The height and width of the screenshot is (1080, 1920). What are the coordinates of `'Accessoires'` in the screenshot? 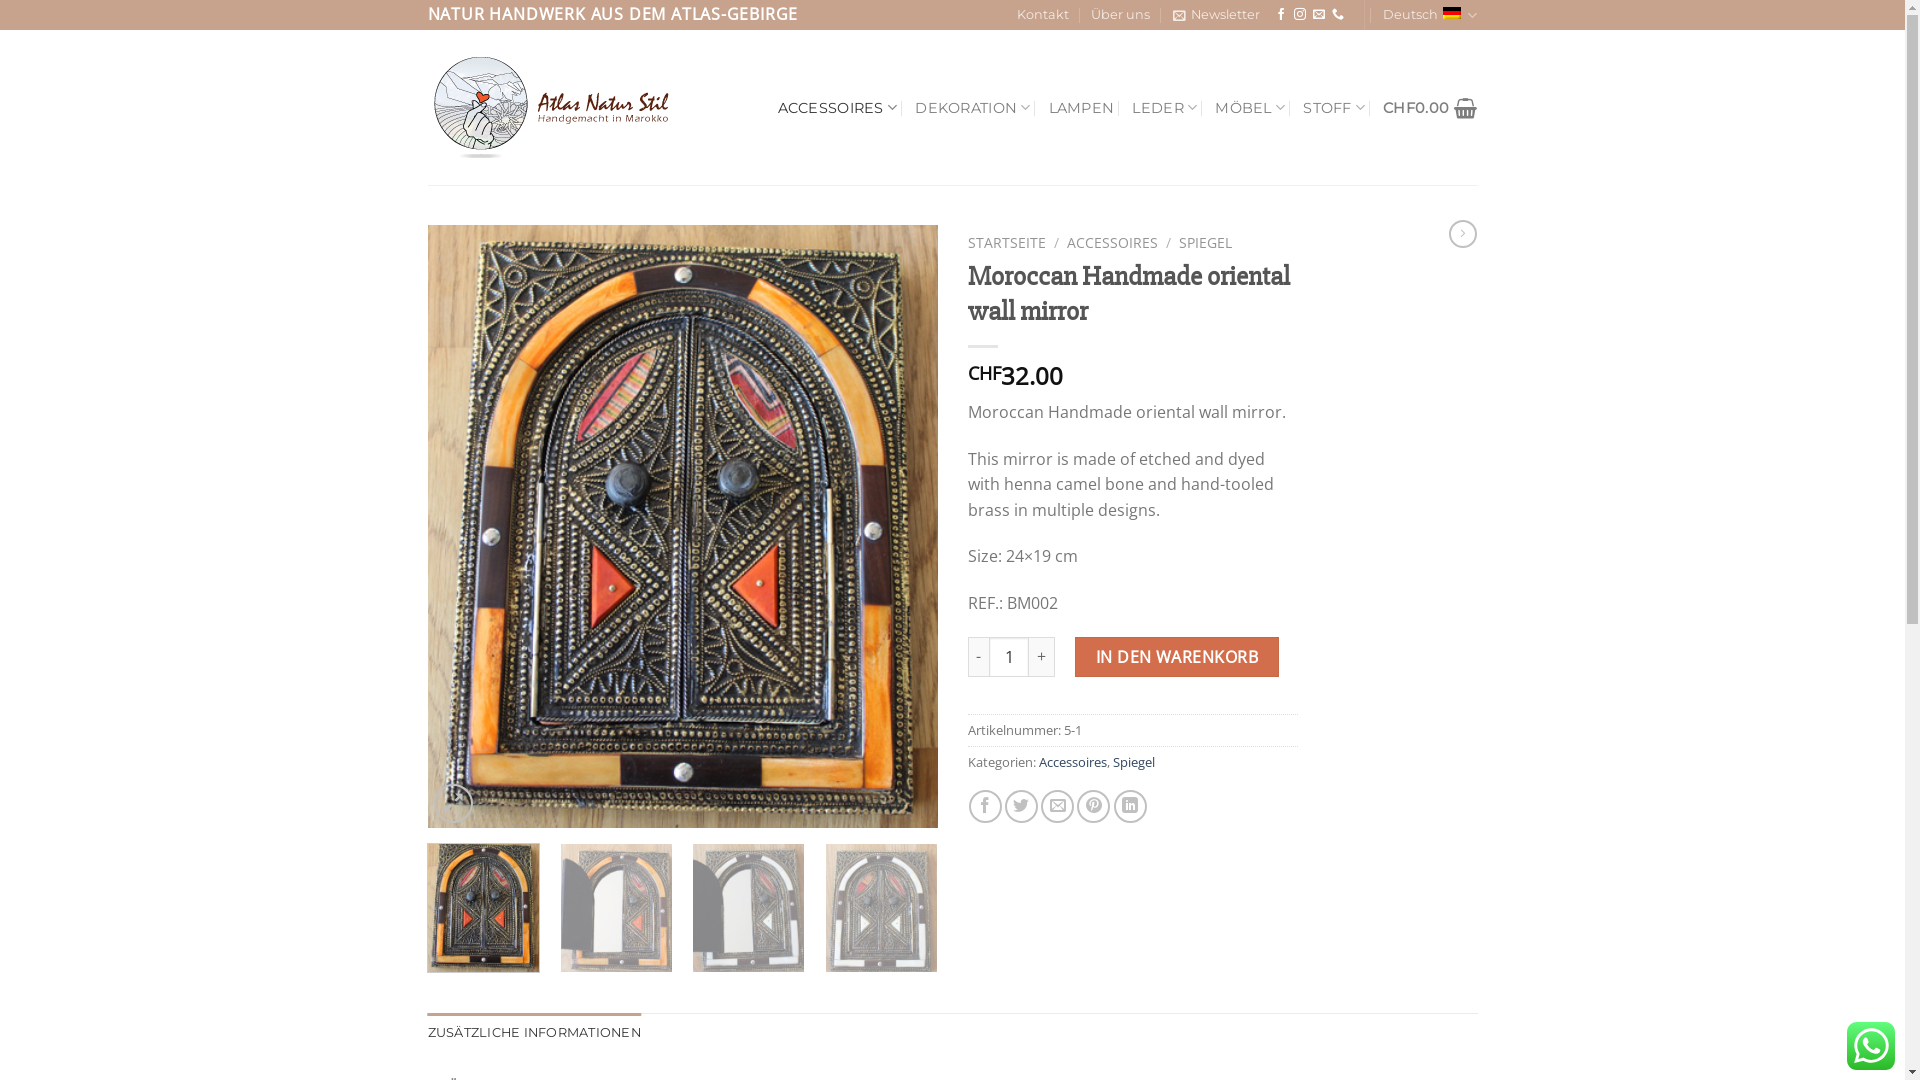 It's located at (1070, 762).